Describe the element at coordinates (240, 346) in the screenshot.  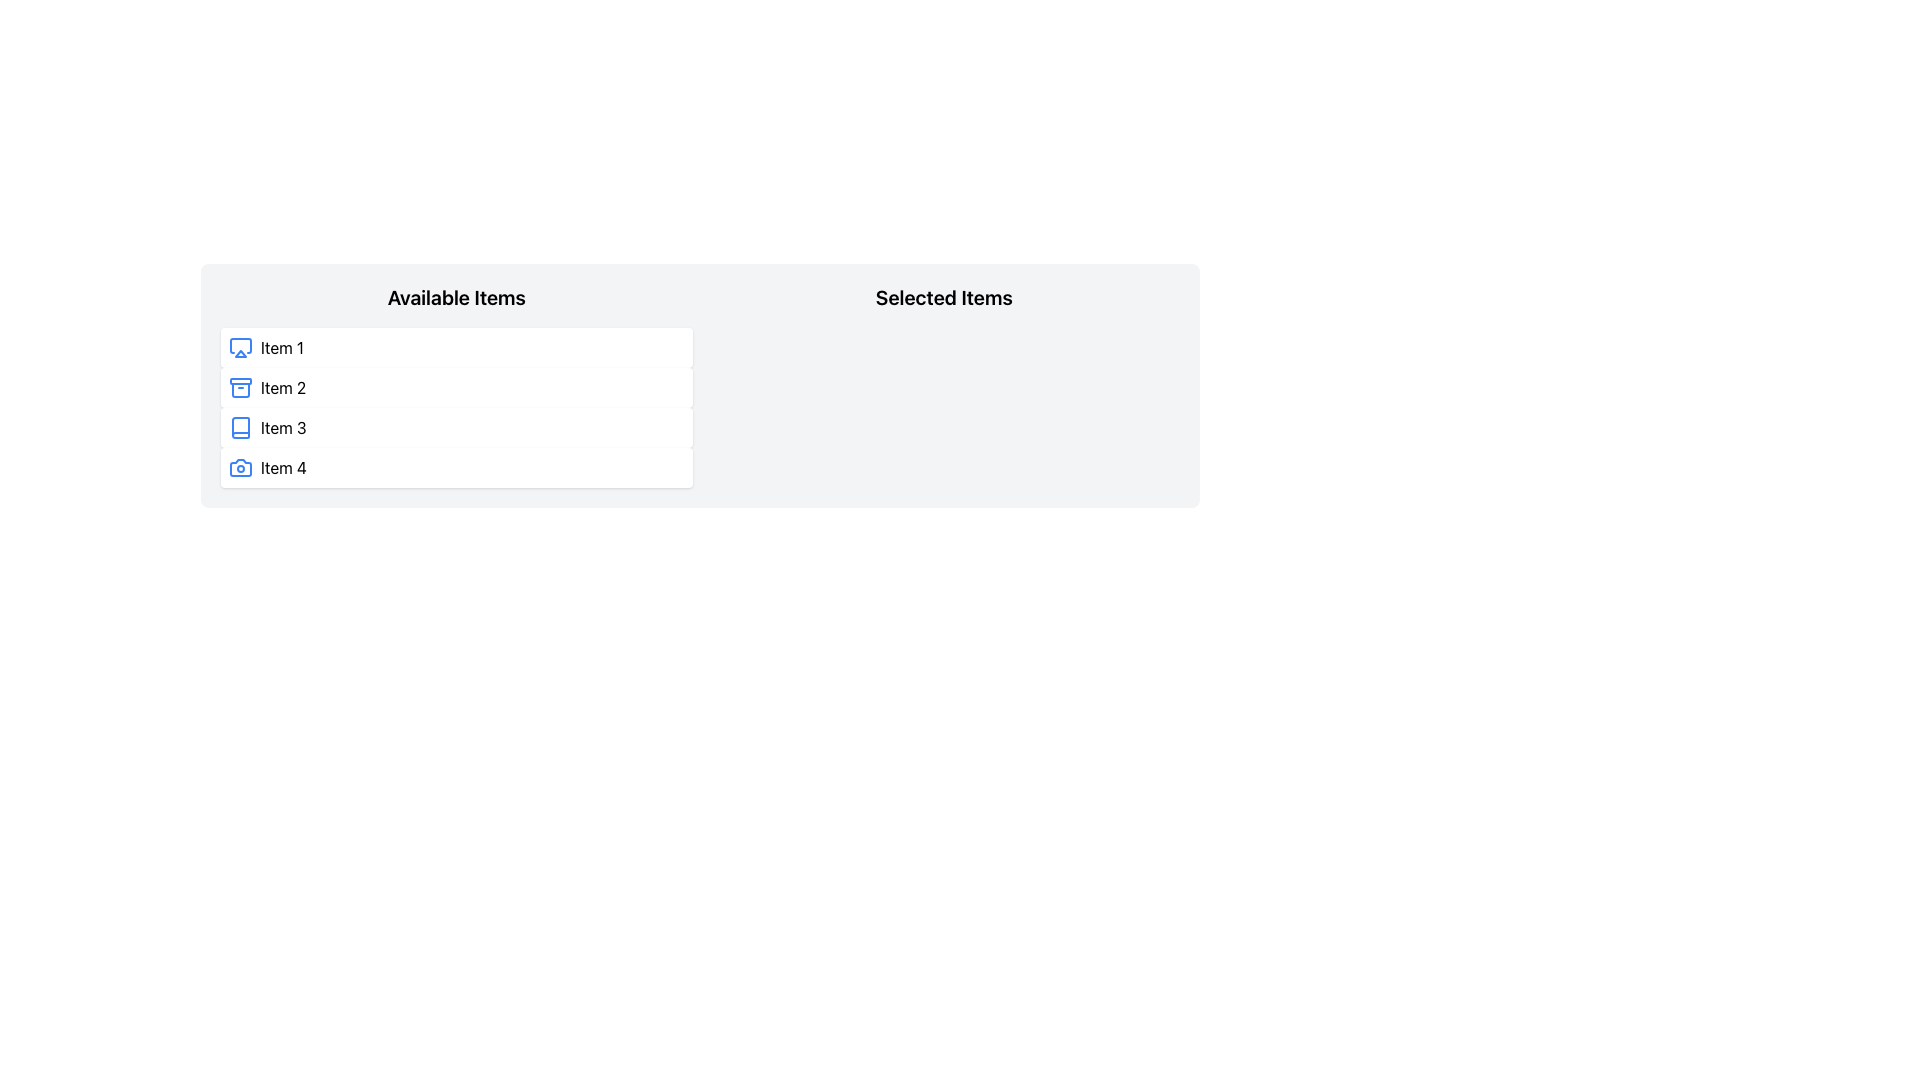
I see `the function of the Airplay icon located at the start of the 'Item 1' row in the 'Available Items' section` at that location.